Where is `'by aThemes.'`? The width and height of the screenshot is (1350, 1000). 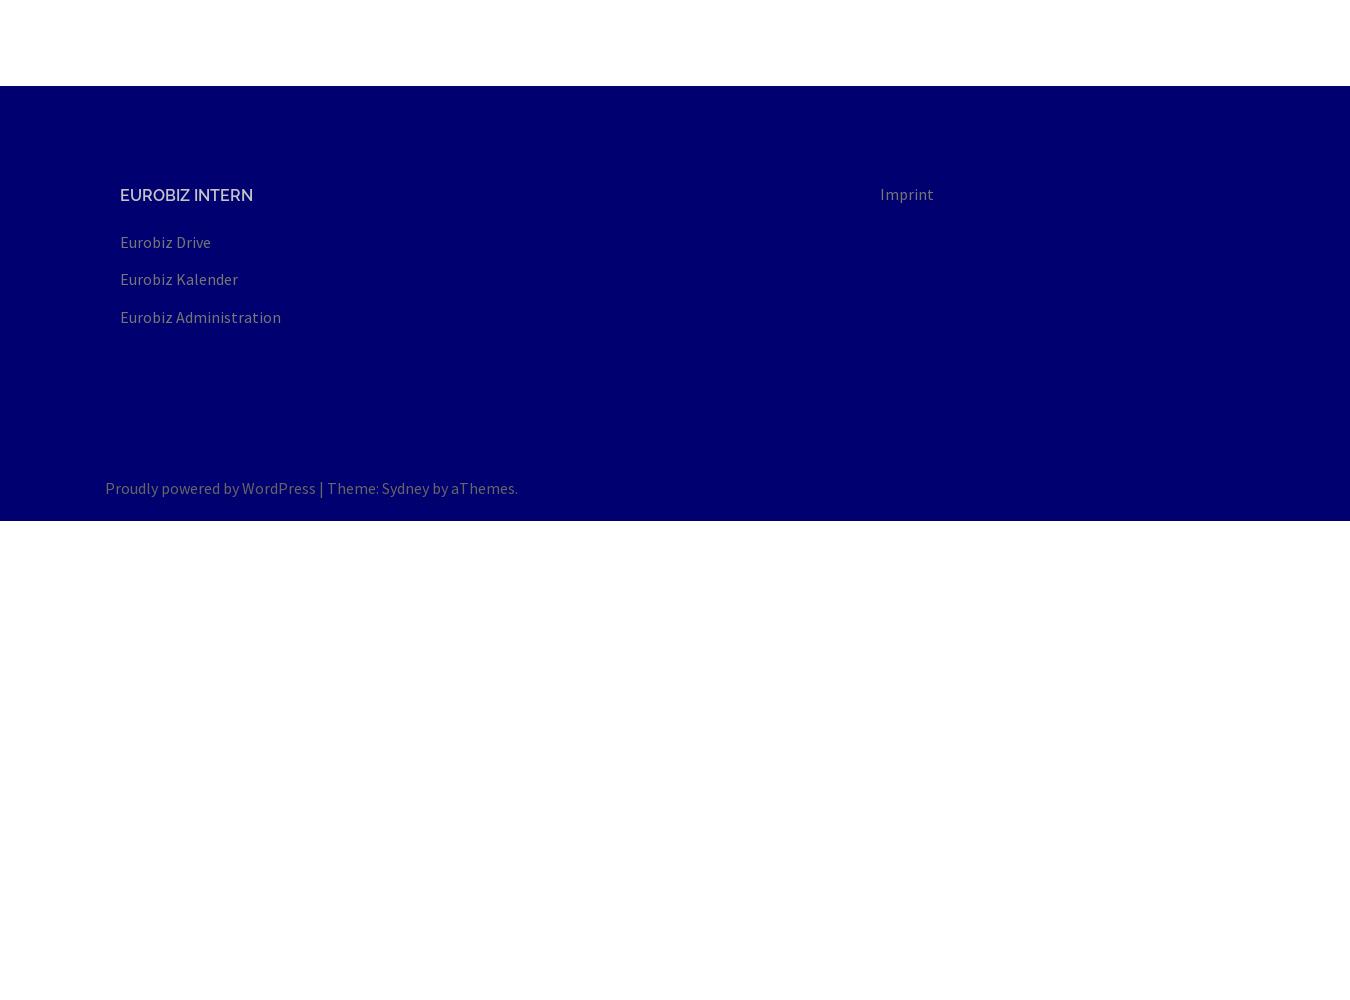
'by aThemes.' is located at coordinates (472, 486).